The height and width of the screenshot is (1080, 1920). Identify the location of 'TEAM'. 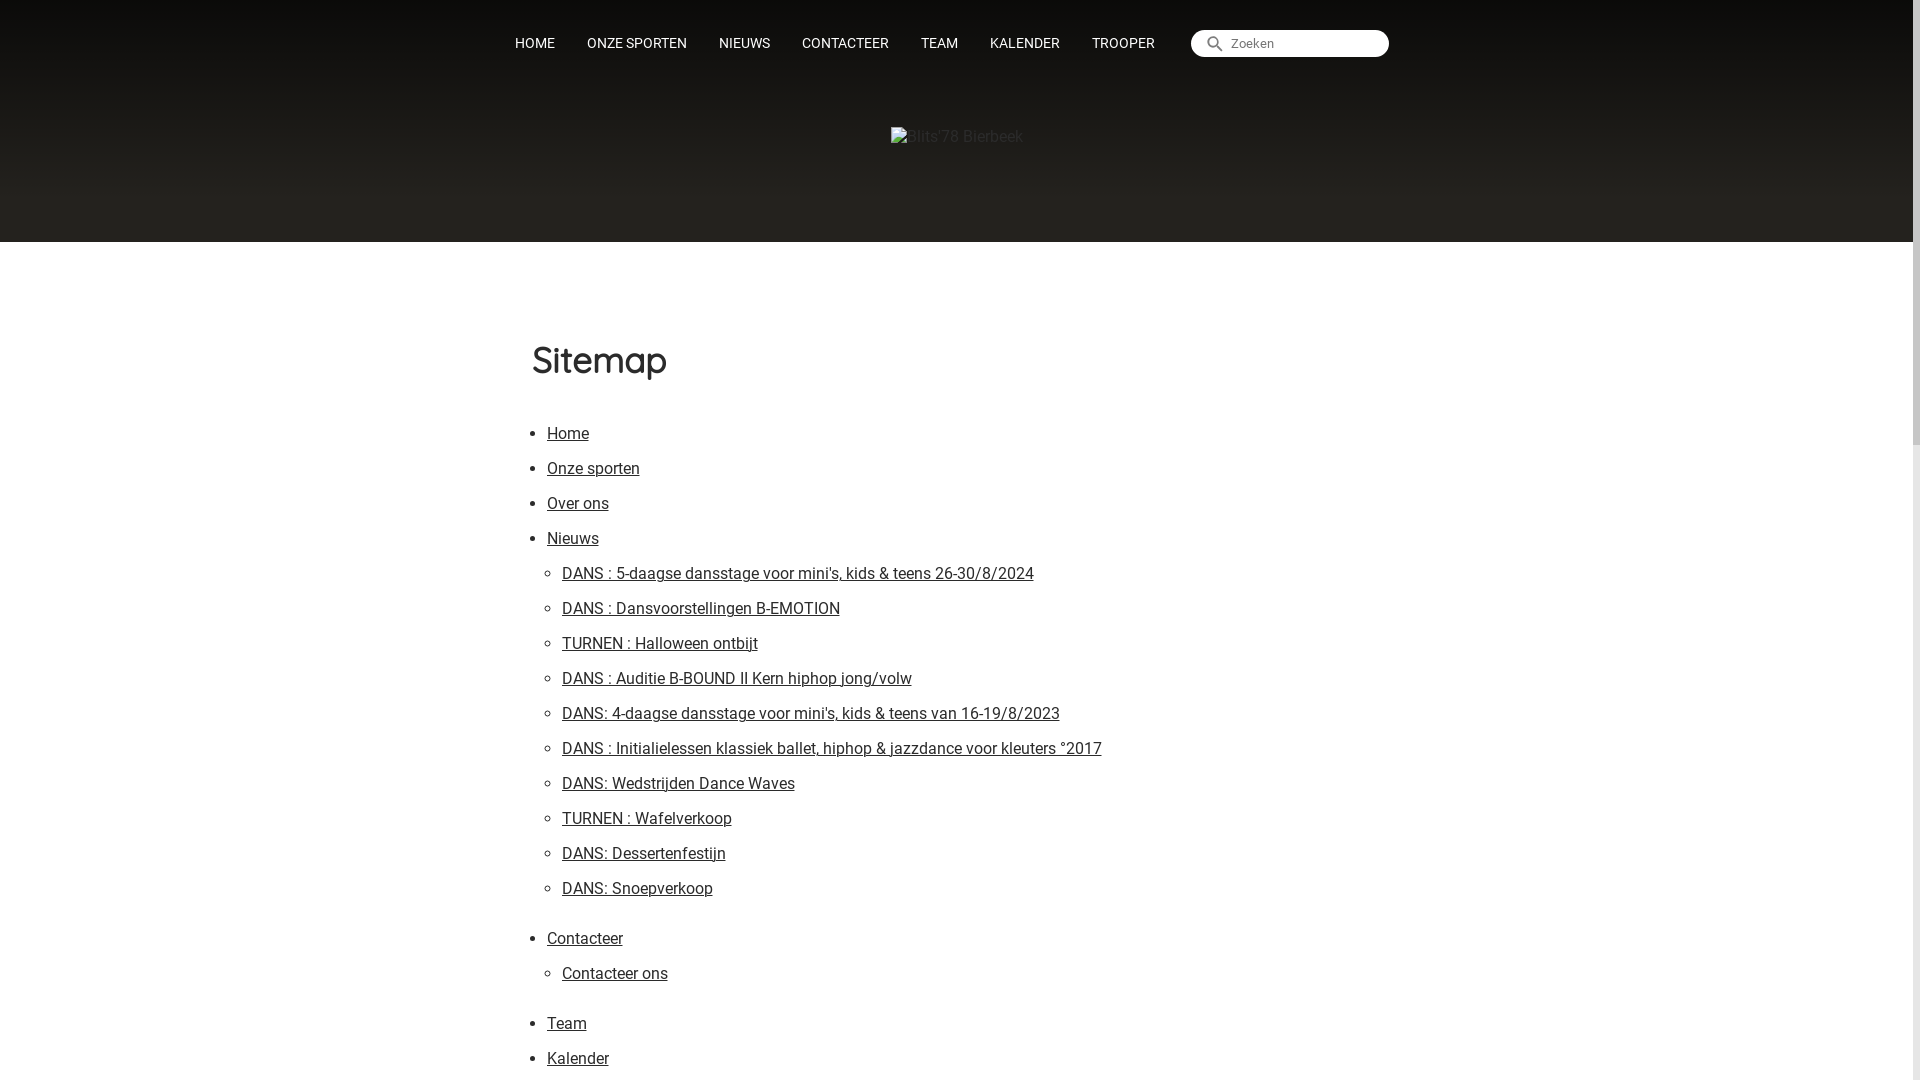
(938, 43).